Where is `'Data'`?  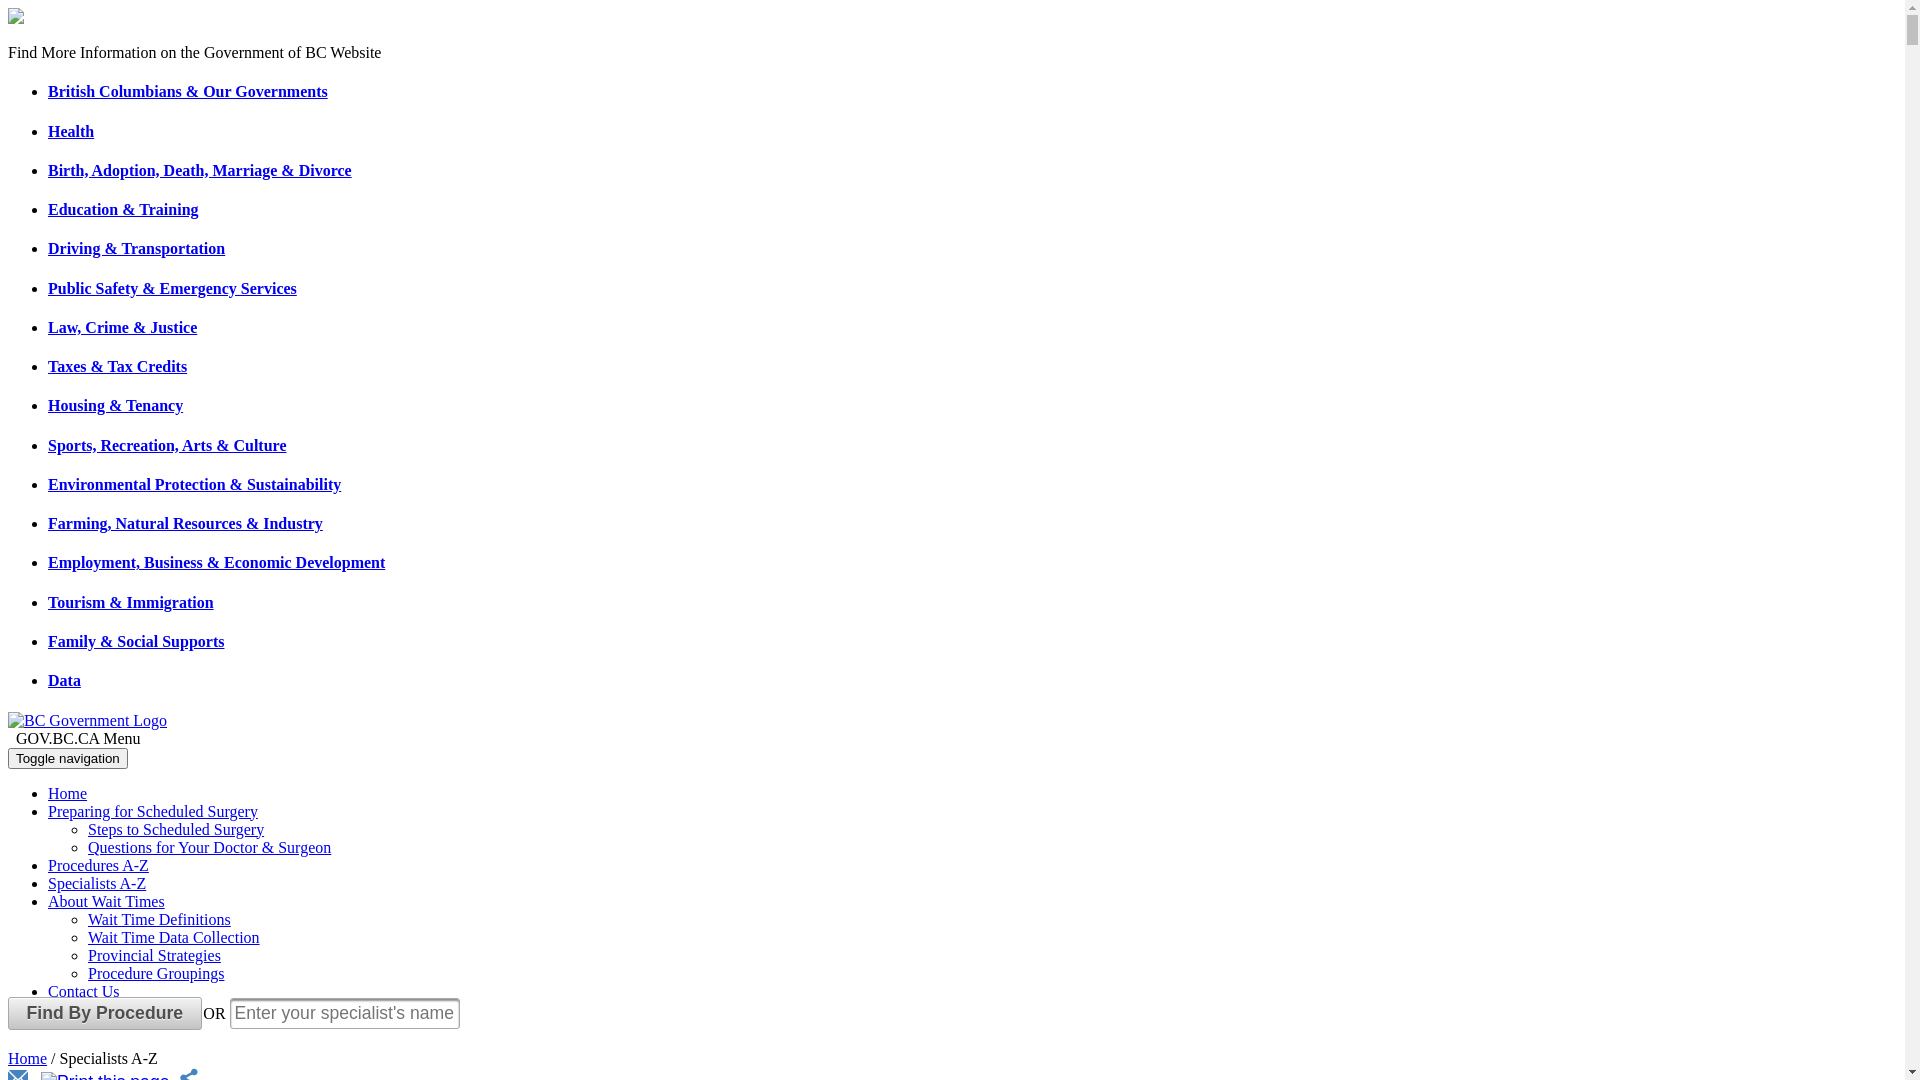 'Data' is located at coordinates (64, 679).